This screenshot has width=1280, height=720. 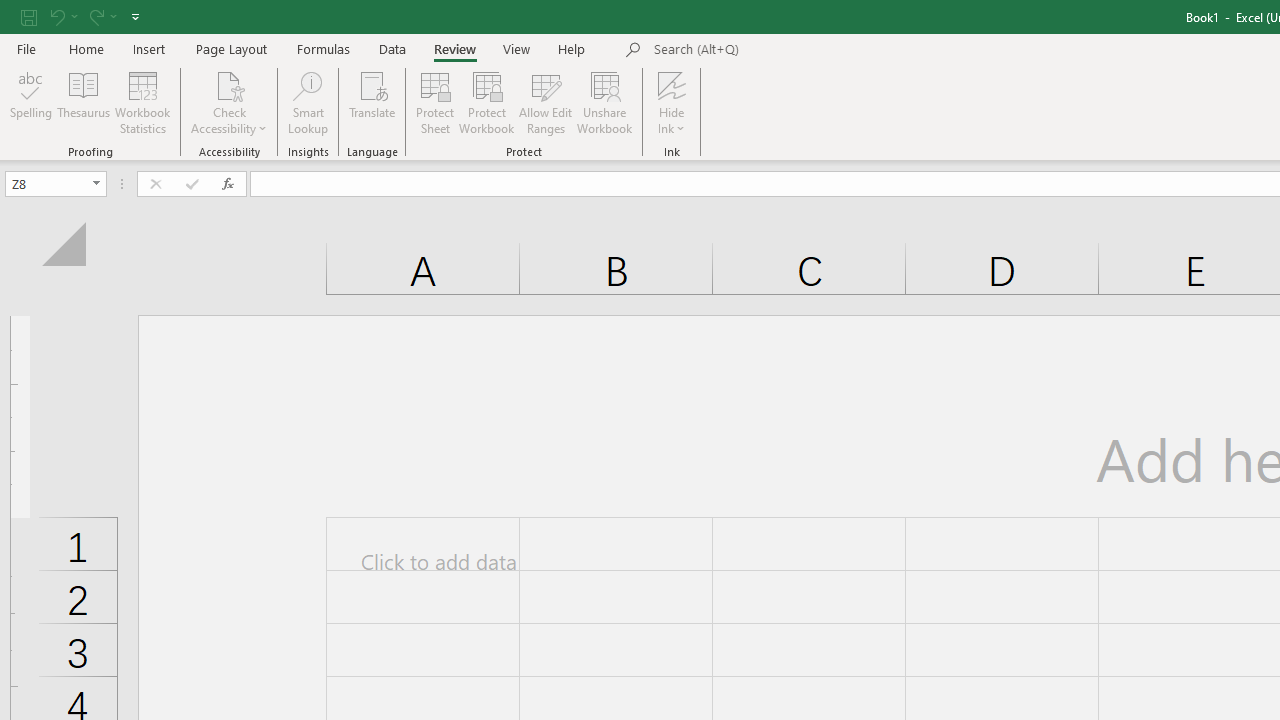 I want to click on 'More Options', so click(x=672, y=121).